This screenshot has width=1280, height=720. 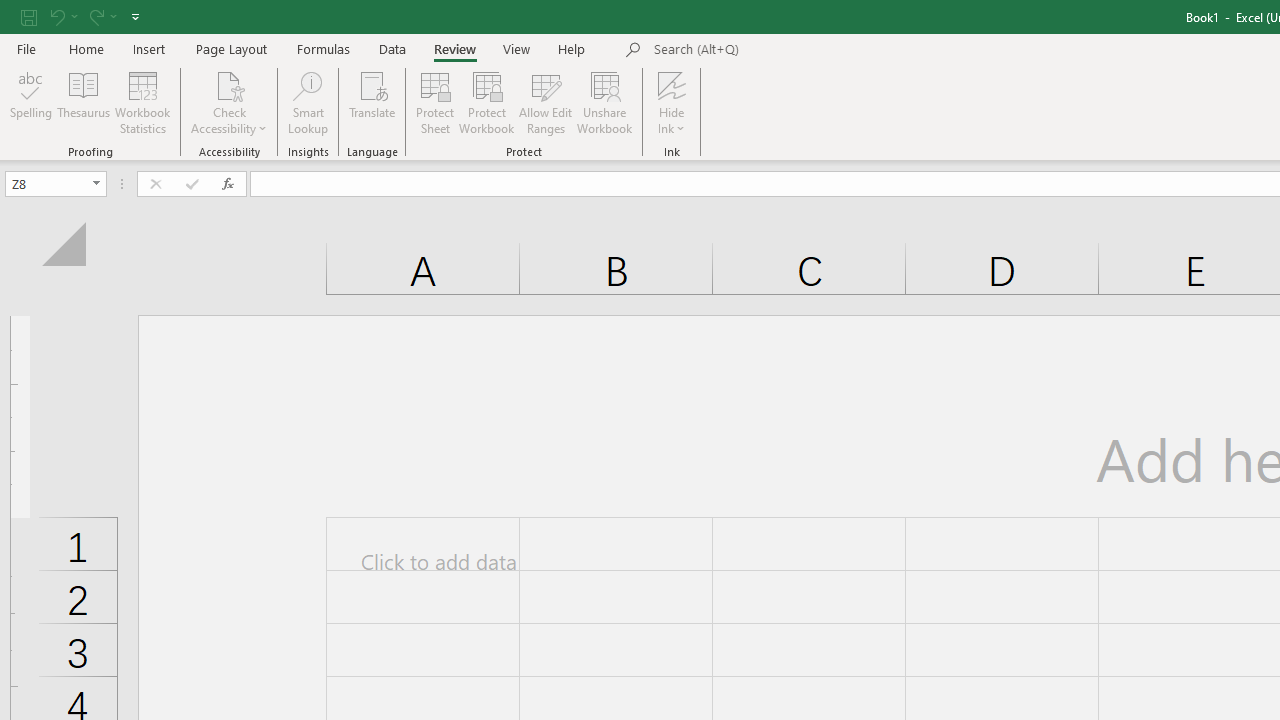 I want to click on 'More Options', so click(x=672, y=121).